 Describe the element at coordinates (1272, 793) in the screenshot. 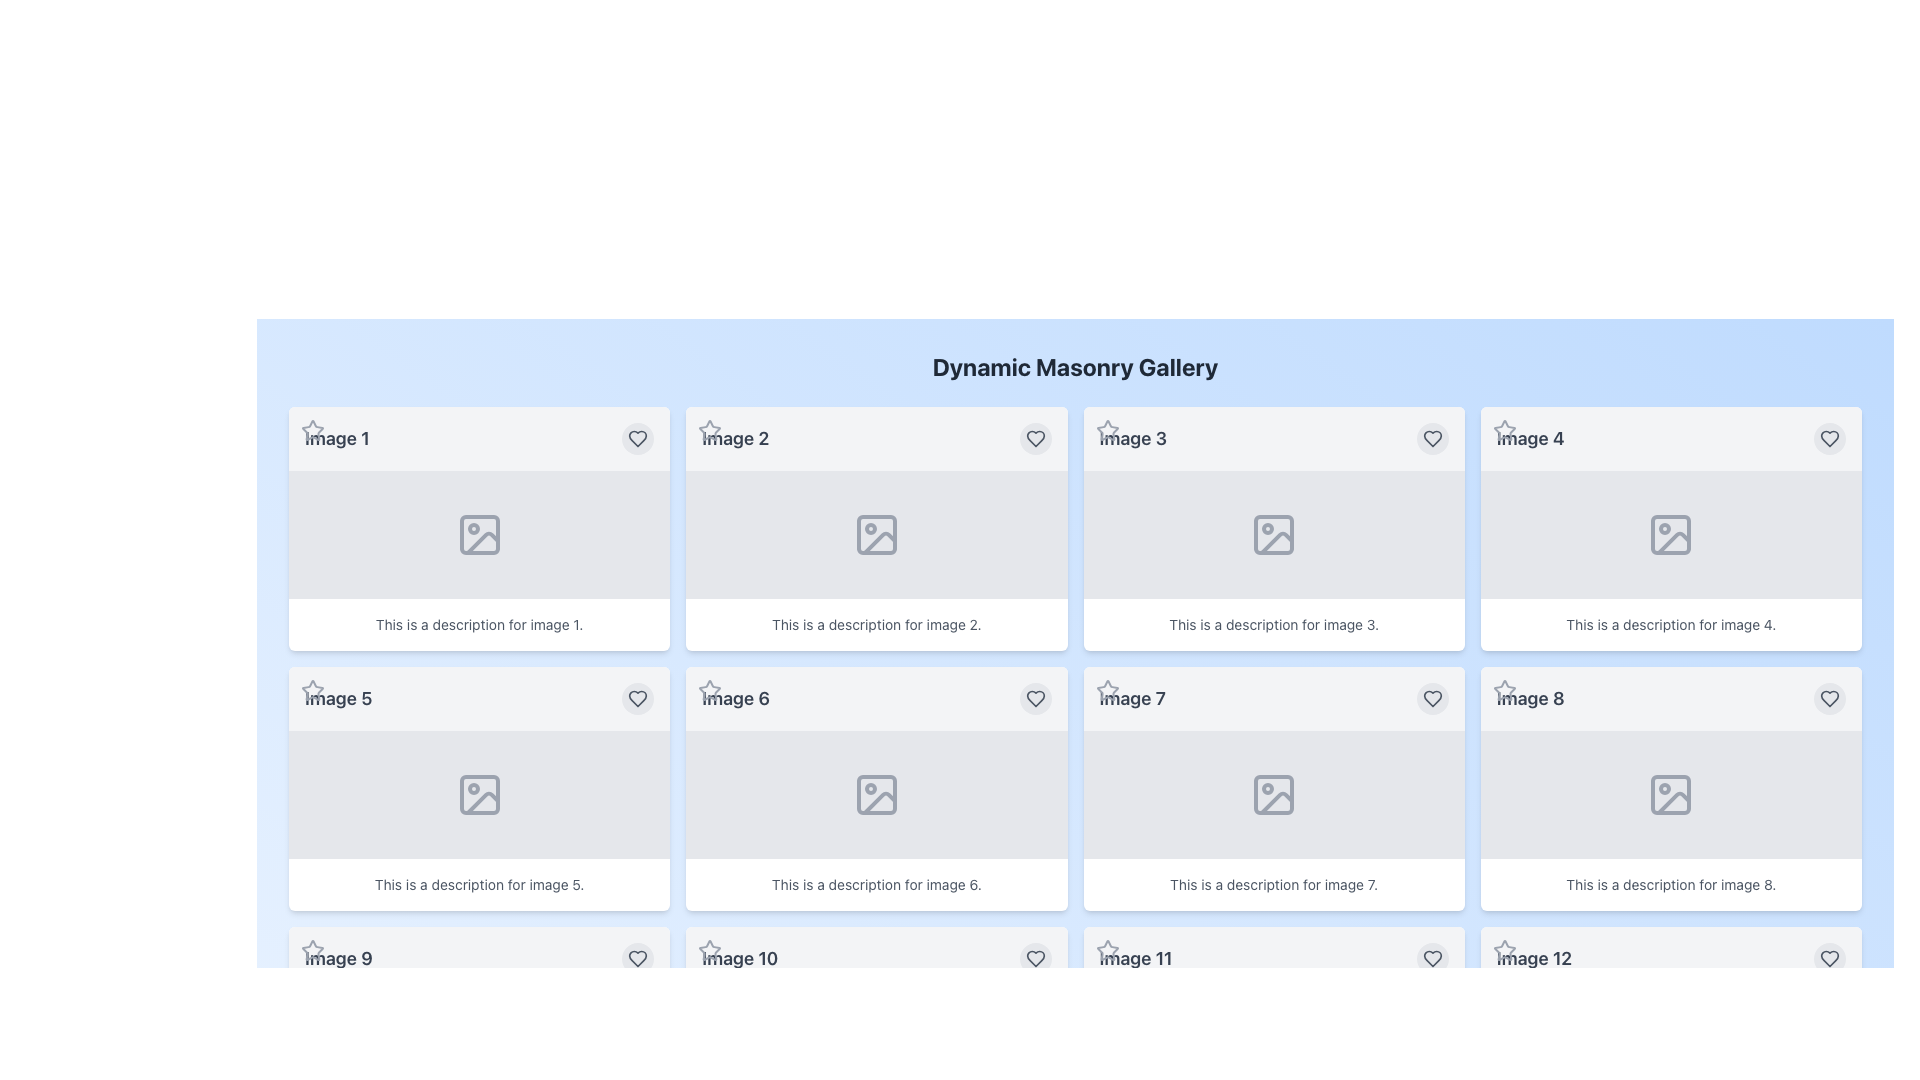

I see `the Image placeholder element, which is a rectangular area with a light gray background and a landscape icon, located in the center panel above the caption 'This is a description for image 7.'` at that location.